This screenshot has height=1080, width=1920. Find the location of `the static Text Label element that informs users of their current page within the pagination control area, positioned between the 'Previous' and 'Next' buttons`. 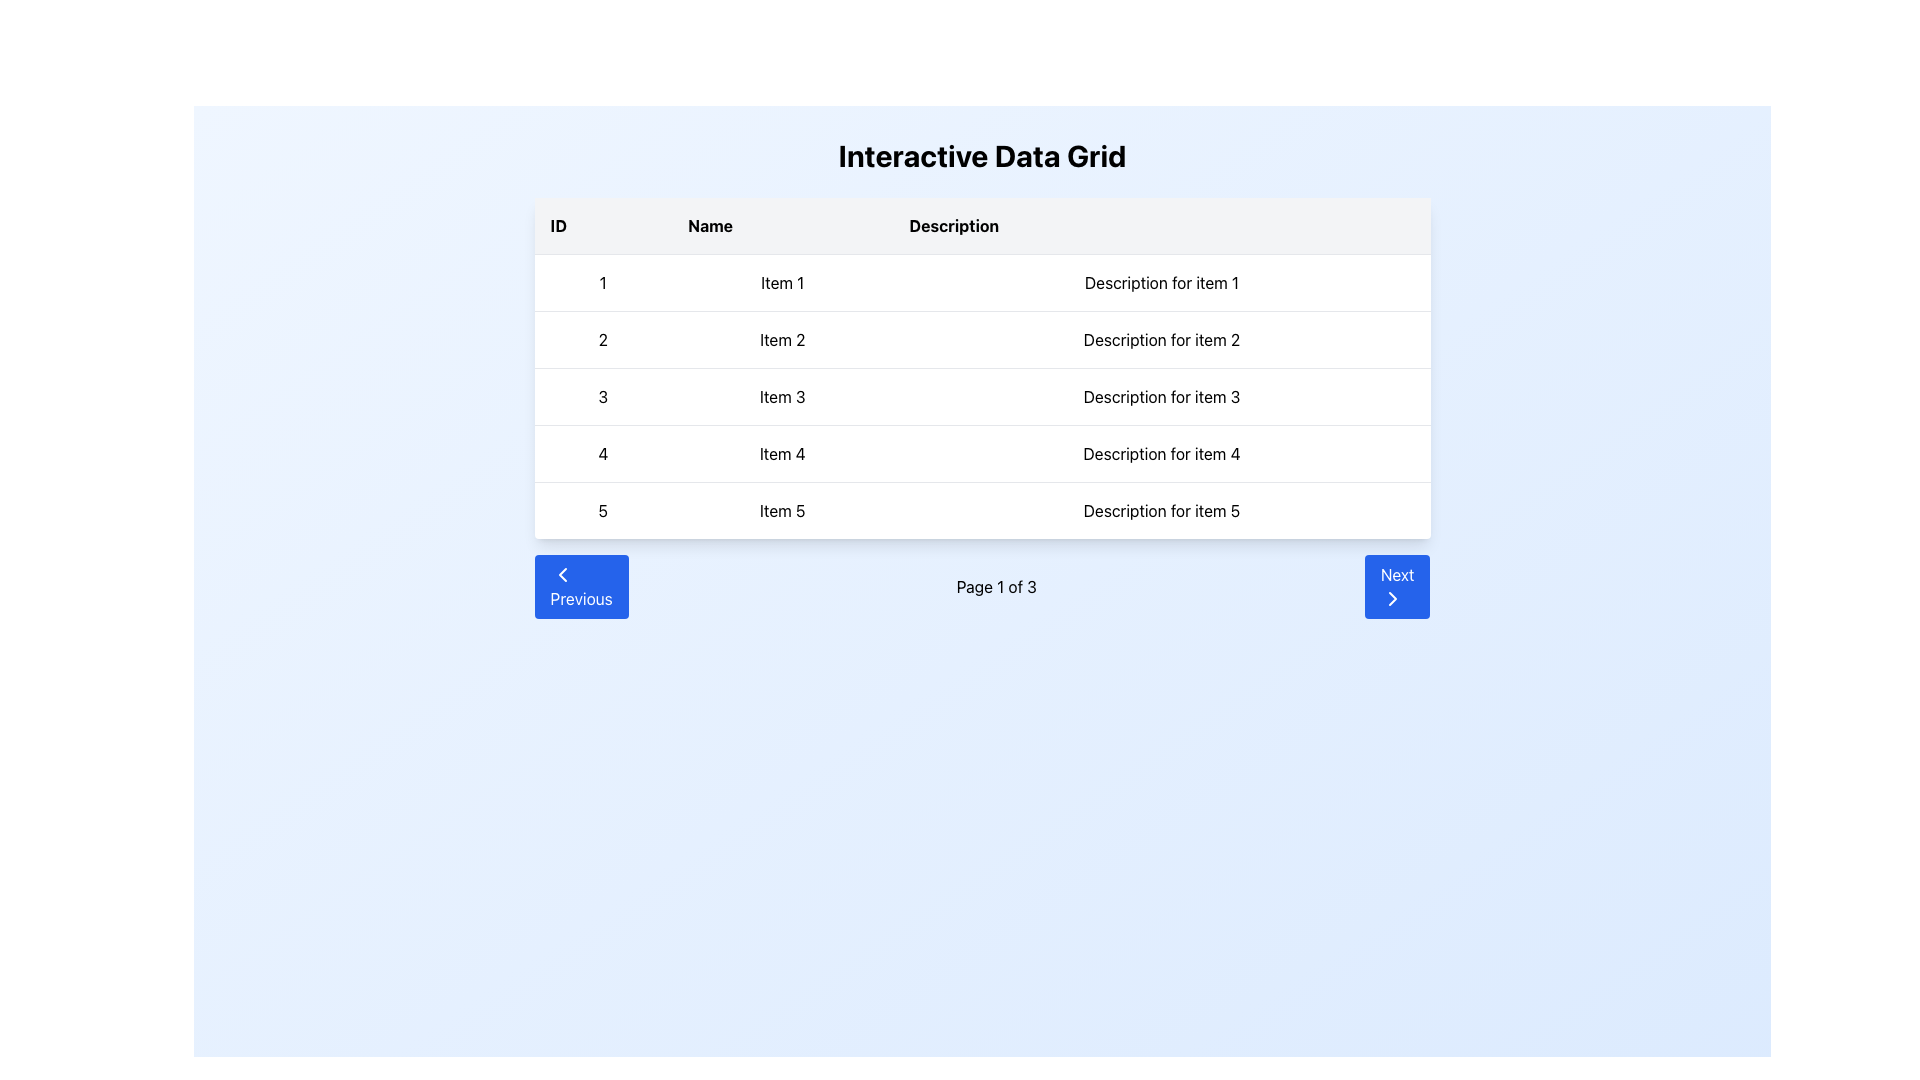

the static Text Label element that informs users of their current page within the pagination control area, positioned between the 'Previous' and 'Next' buttons is located at coordinates (996, 585).